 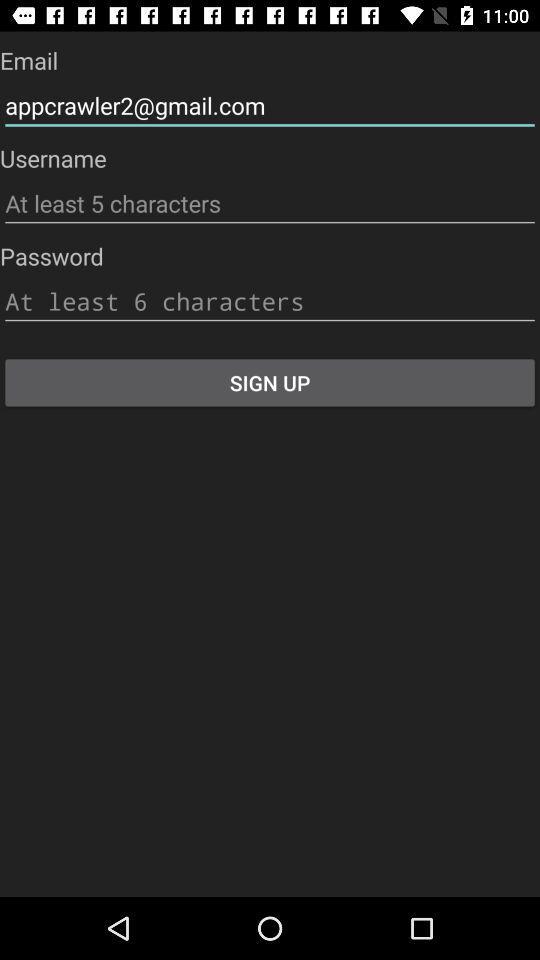 What do you see at coordinates (270, 204) in the screenshot?
I see `type username` at bounding box center [270, 204].